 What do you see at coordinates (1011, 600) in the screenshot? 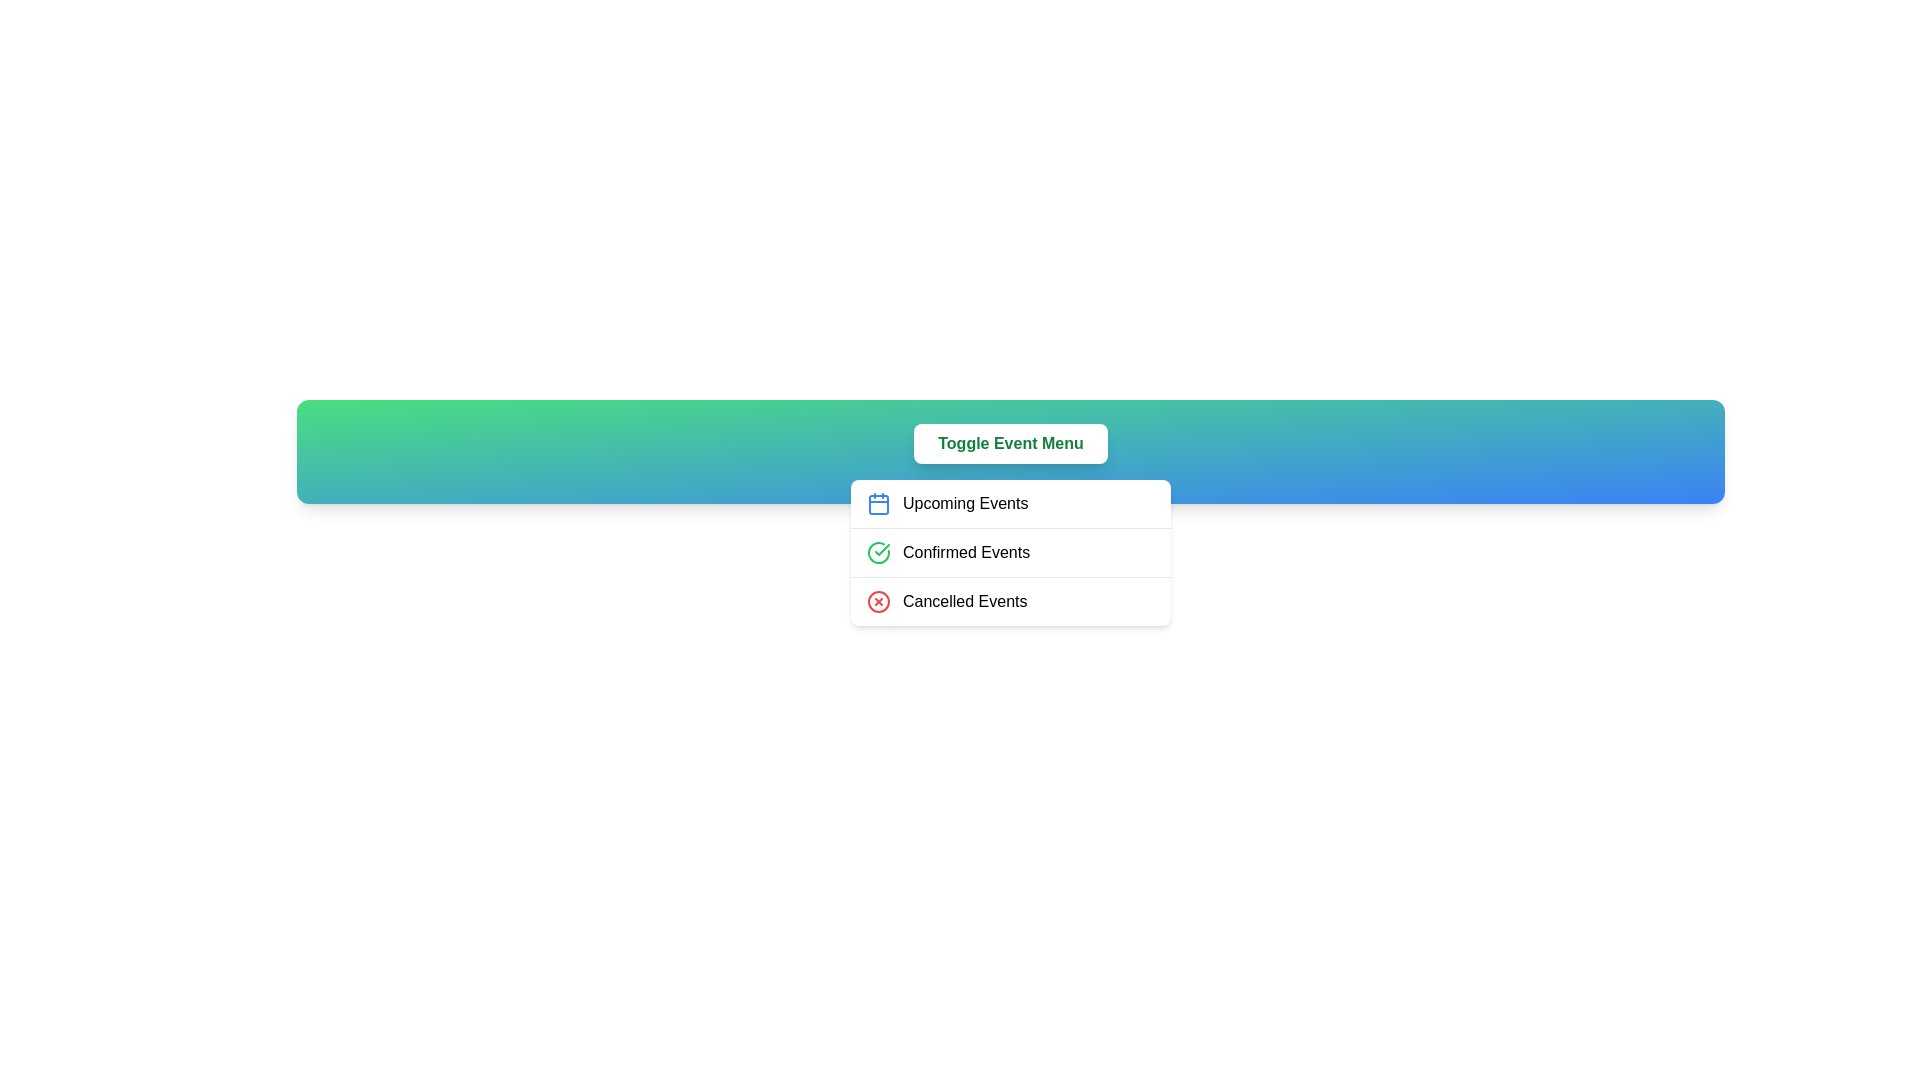
I see `the 'Cancelled Events' option in the menu` at bounding box center [1011, 600].